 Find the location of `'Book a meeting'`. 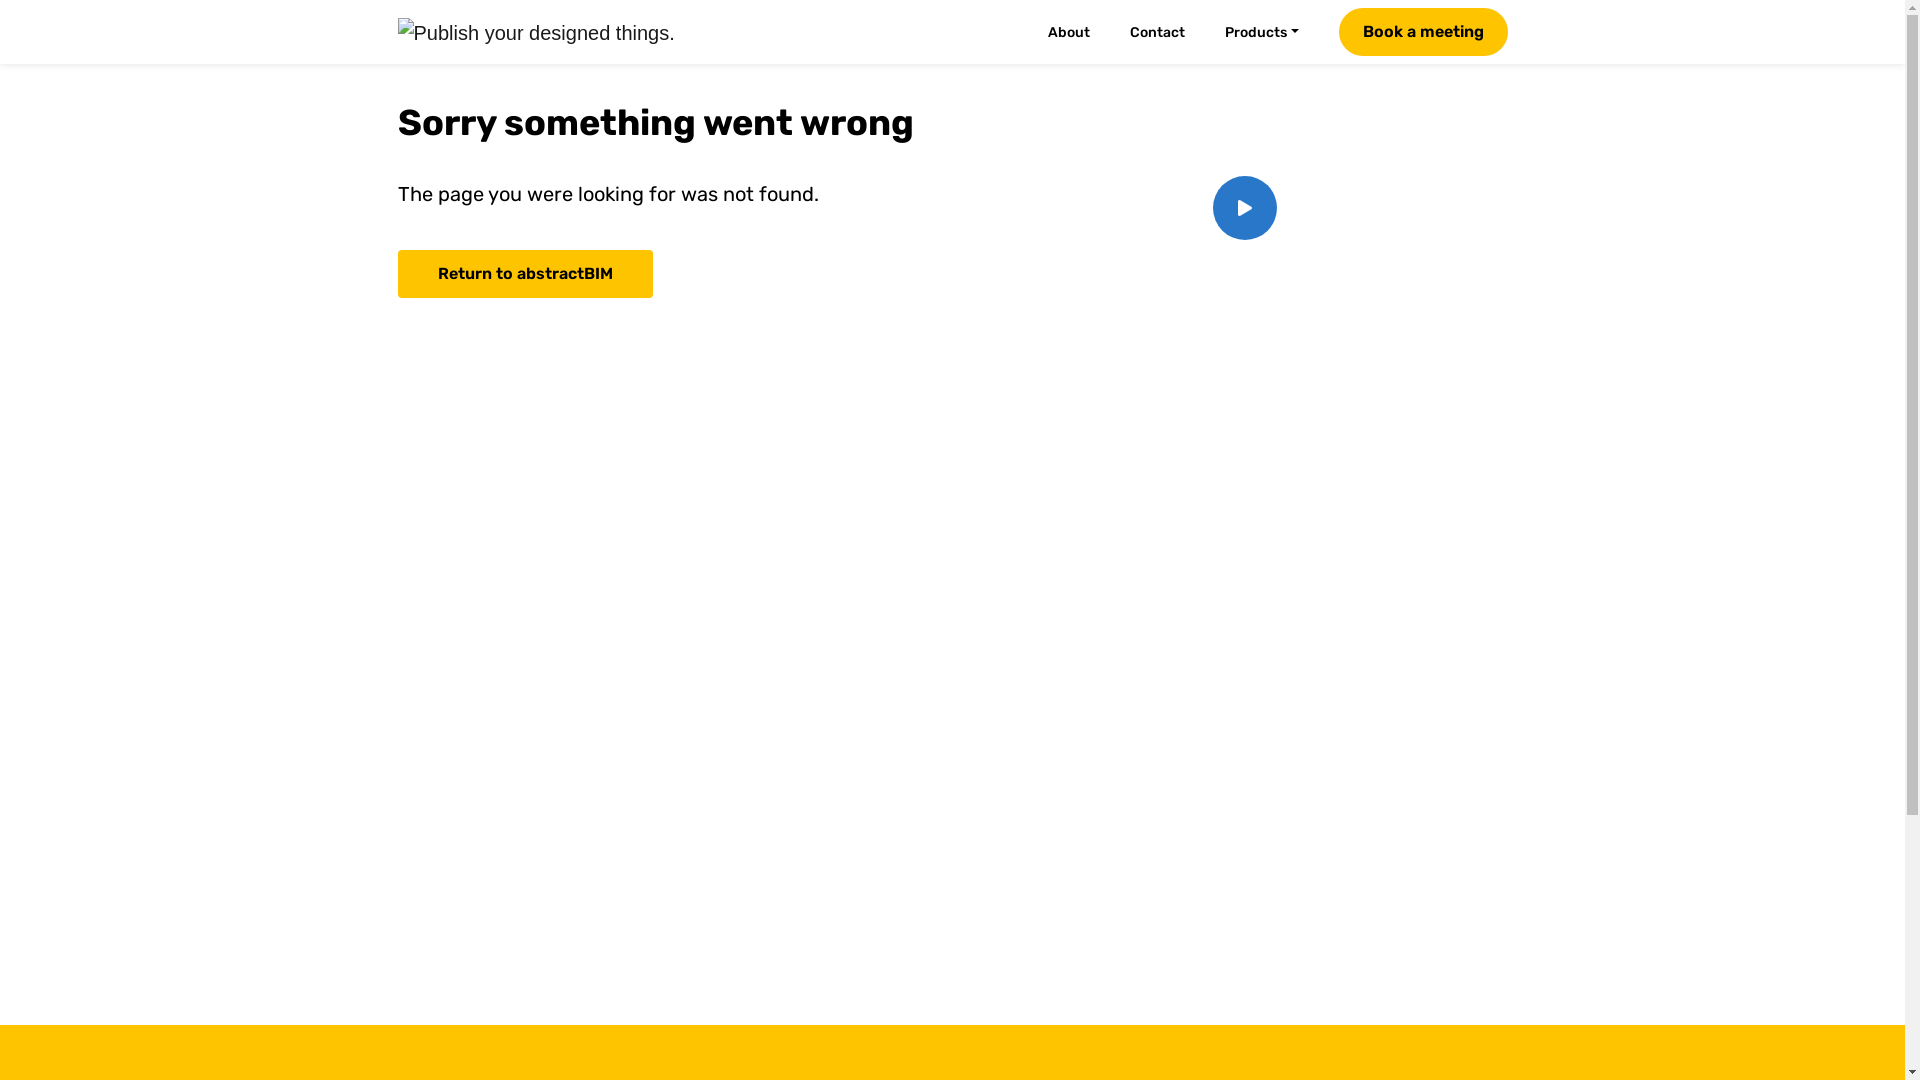

'Book a meeting' is located at coordinates (1338, 31).